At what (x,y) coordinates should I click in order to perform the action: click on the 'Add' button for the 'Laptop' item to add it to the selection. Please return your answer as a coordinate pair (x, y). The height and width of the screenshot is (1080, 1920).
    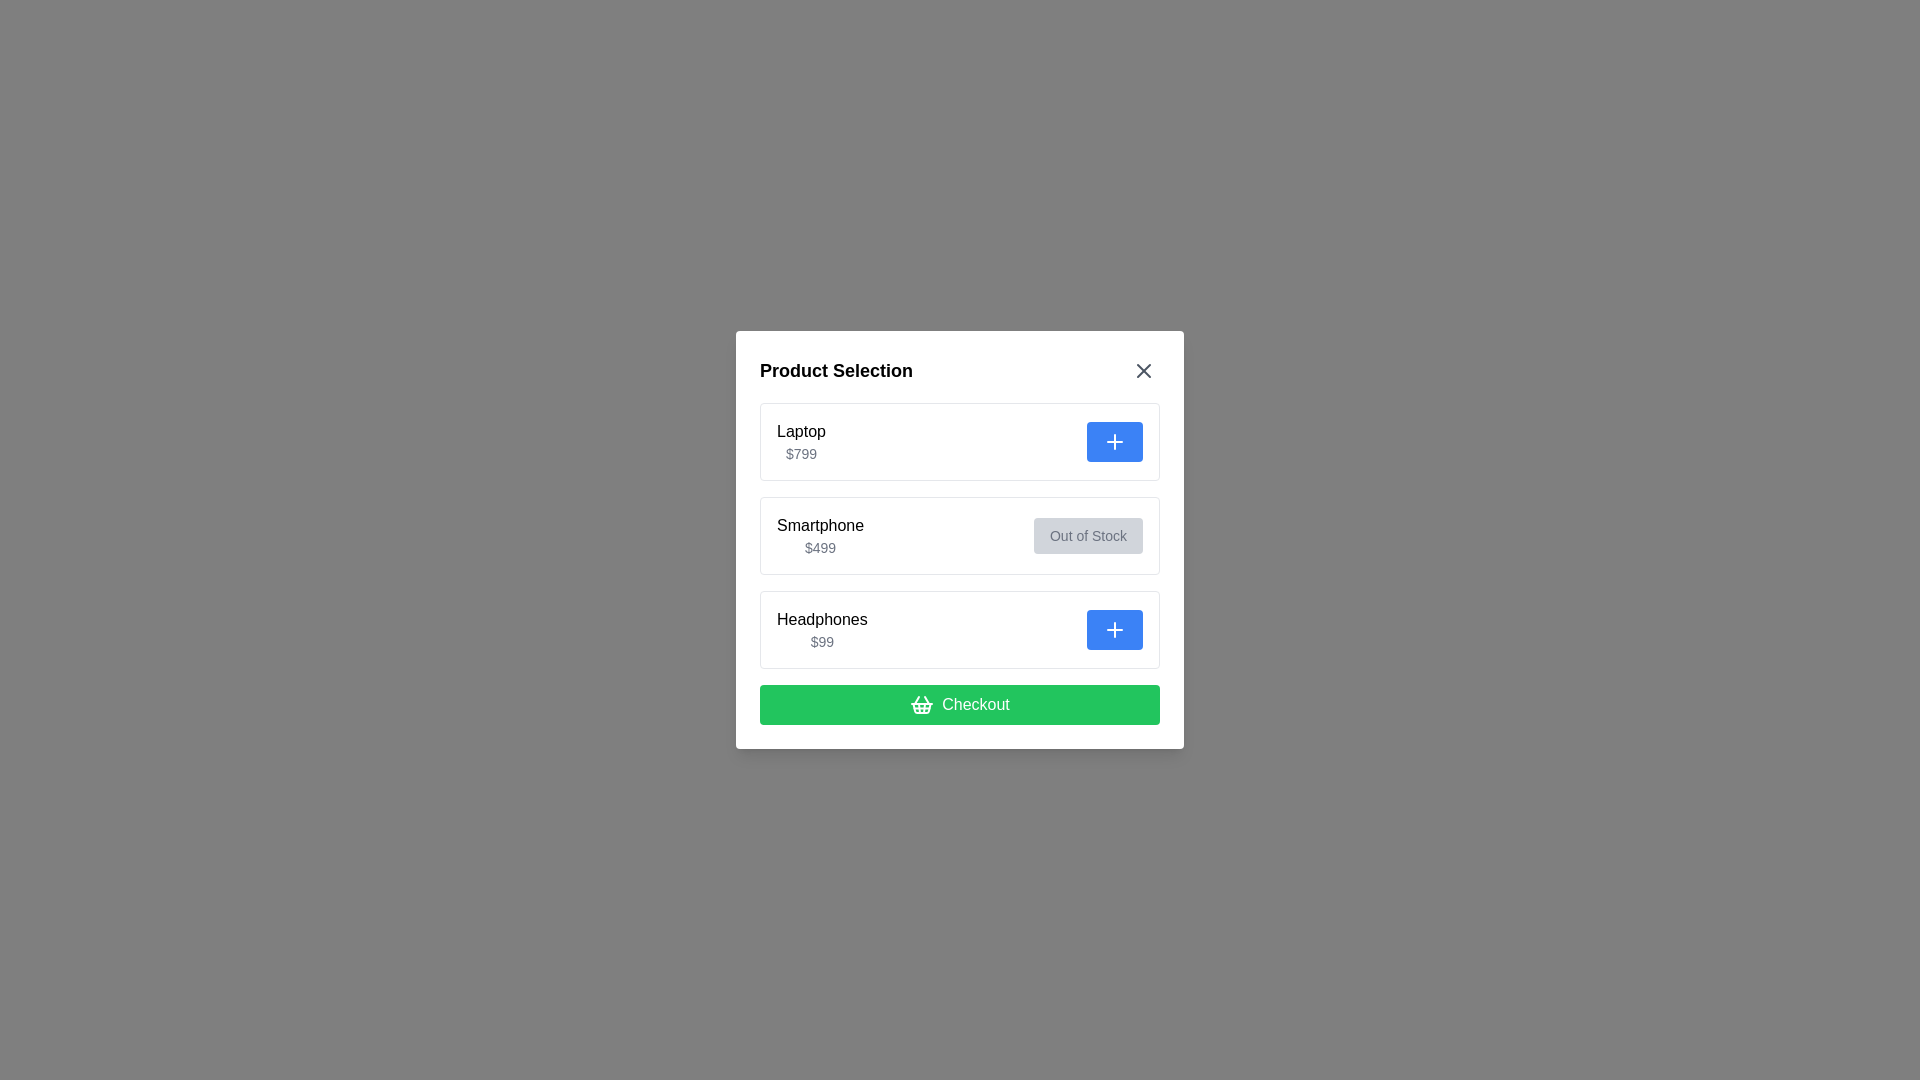
    Looking at the image, I should click on (1113, 441).